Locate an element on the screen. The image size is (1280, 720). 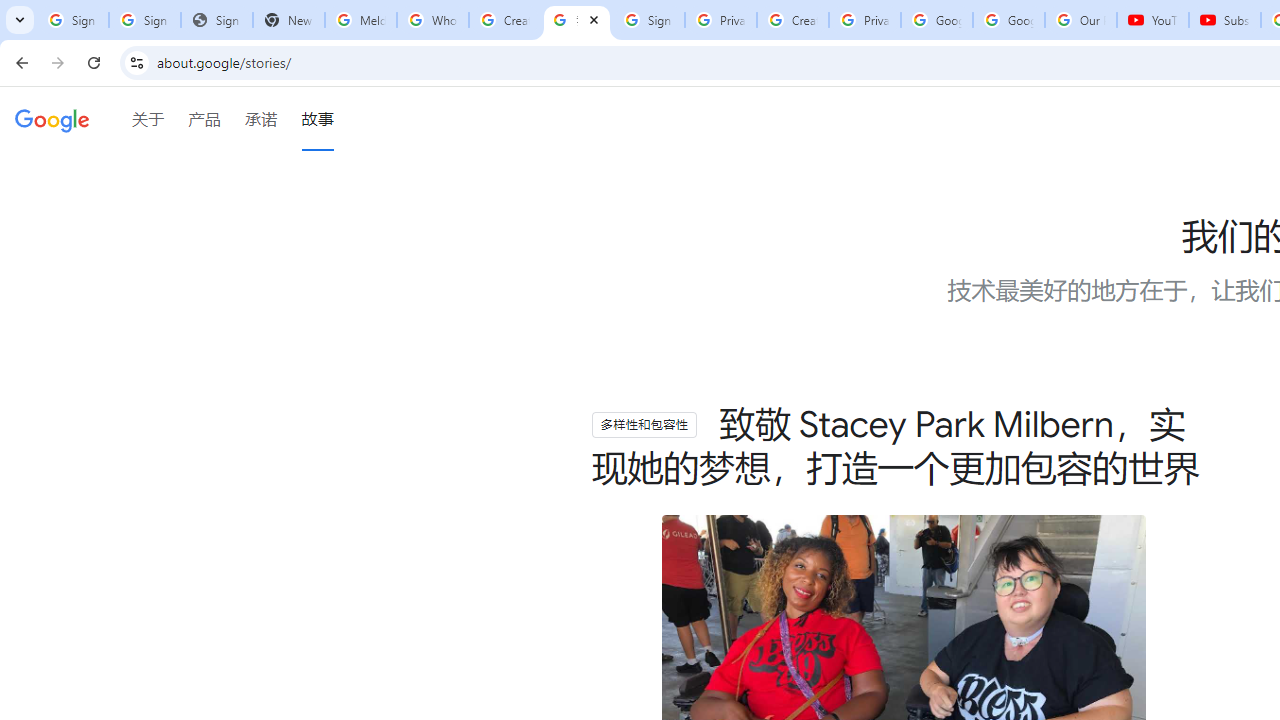
'New Tab' is located at coordinates (288, 20).